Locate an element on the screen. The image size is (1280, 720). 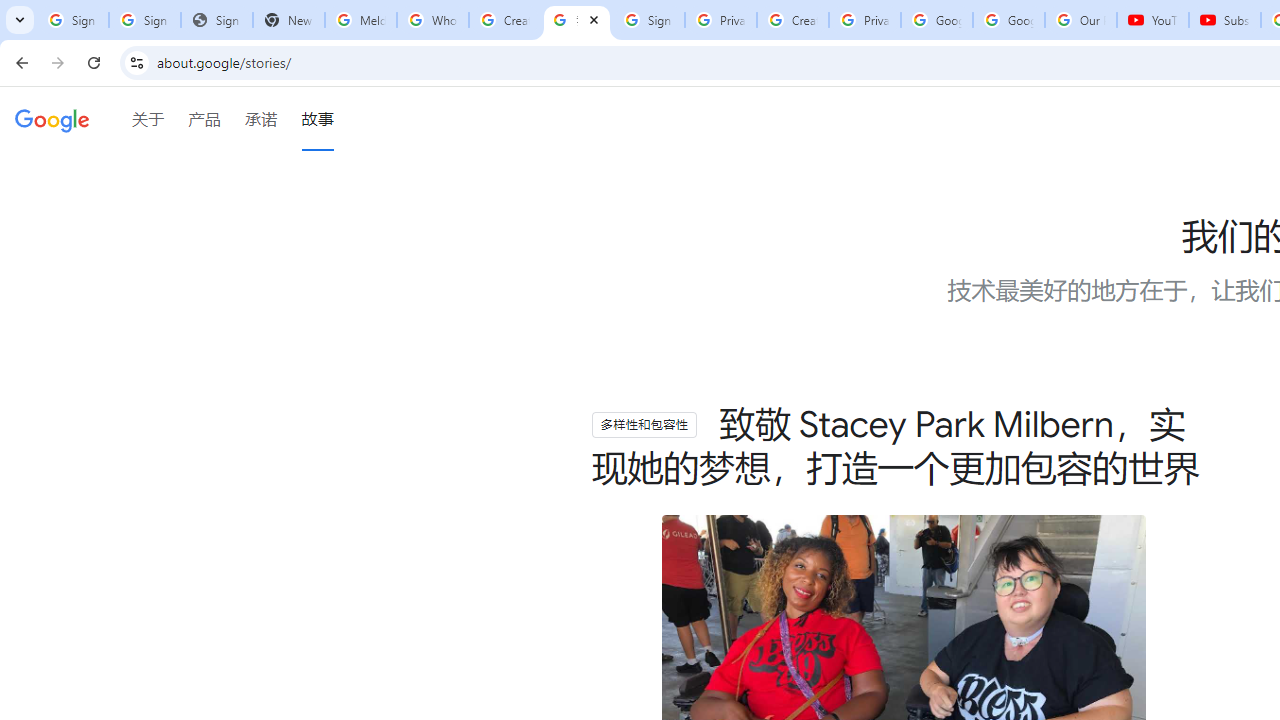
'New Tab' is located at coordinates (288, 20).